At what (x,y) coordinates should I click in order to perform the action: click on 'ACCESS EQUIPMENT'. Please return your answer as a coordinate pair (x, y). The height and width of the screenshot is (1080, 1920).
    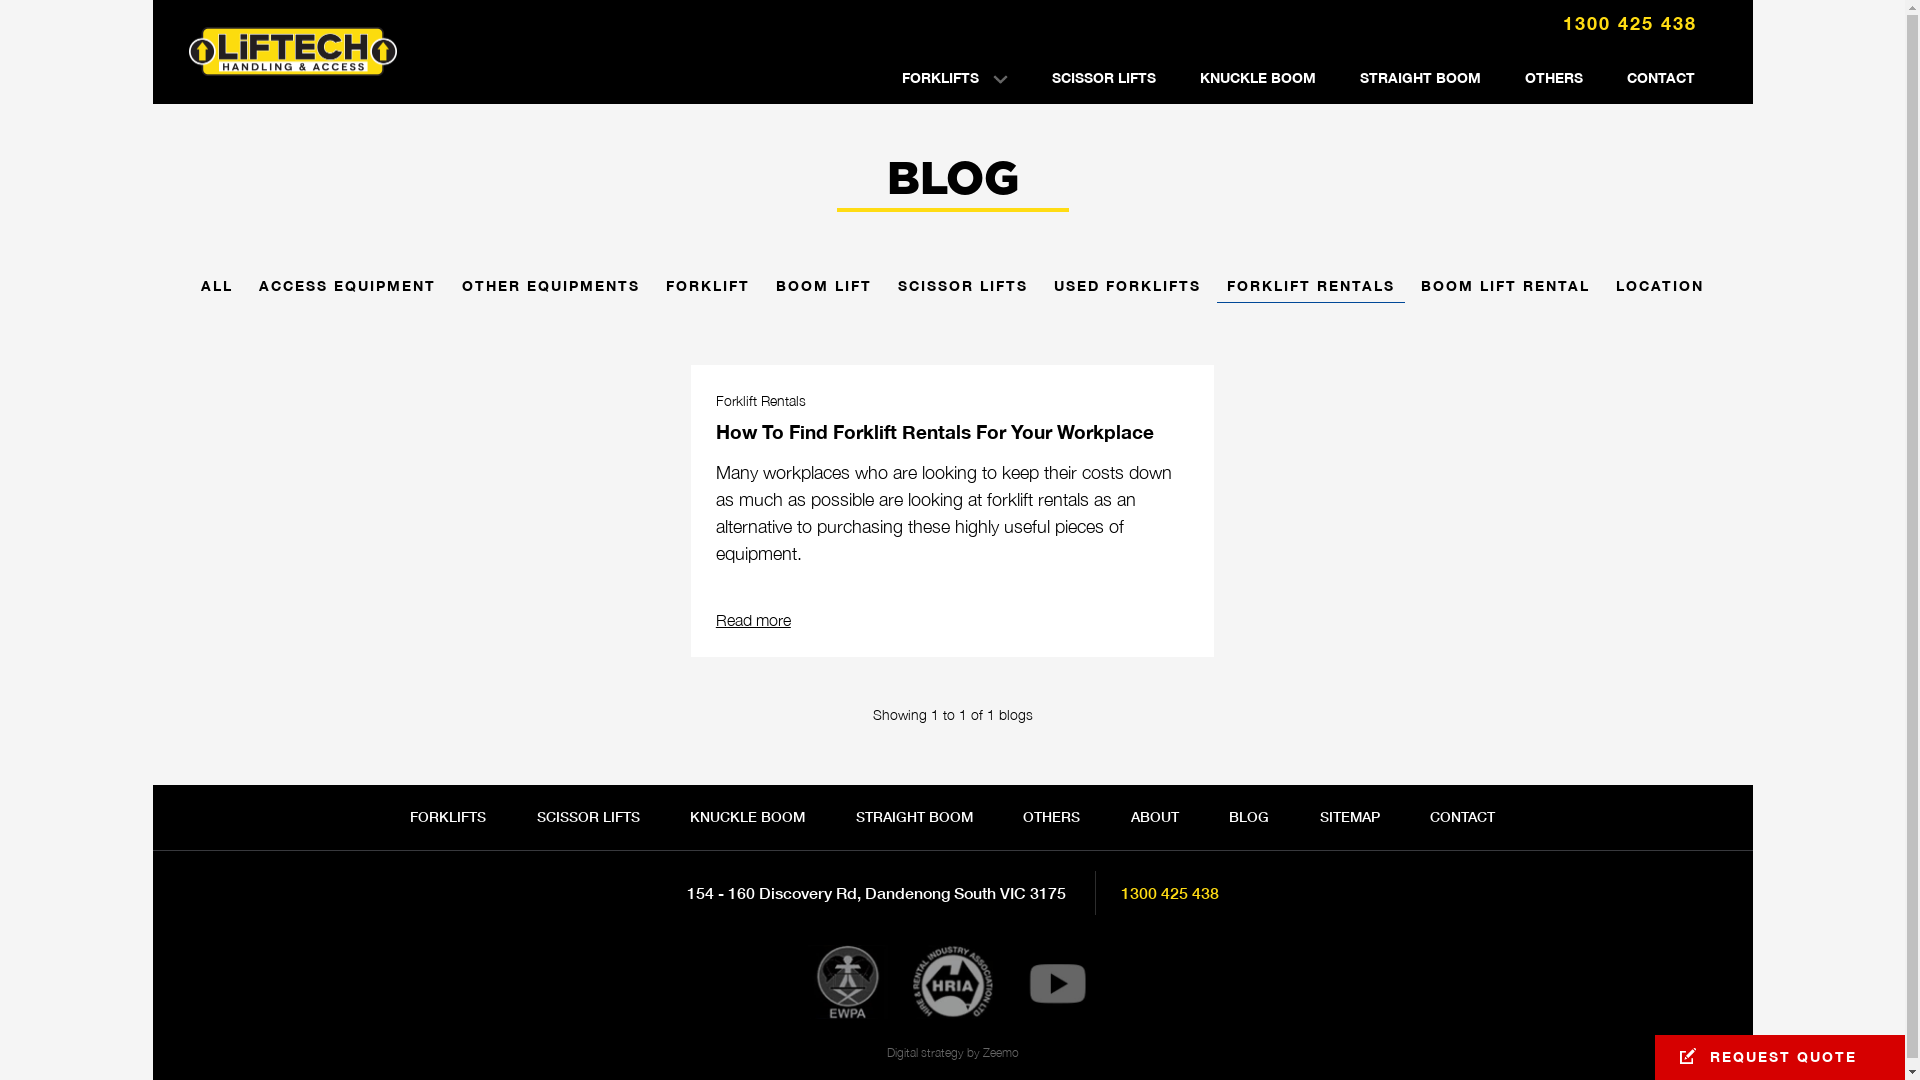
    Looking at the image, I should click on (347, 289).